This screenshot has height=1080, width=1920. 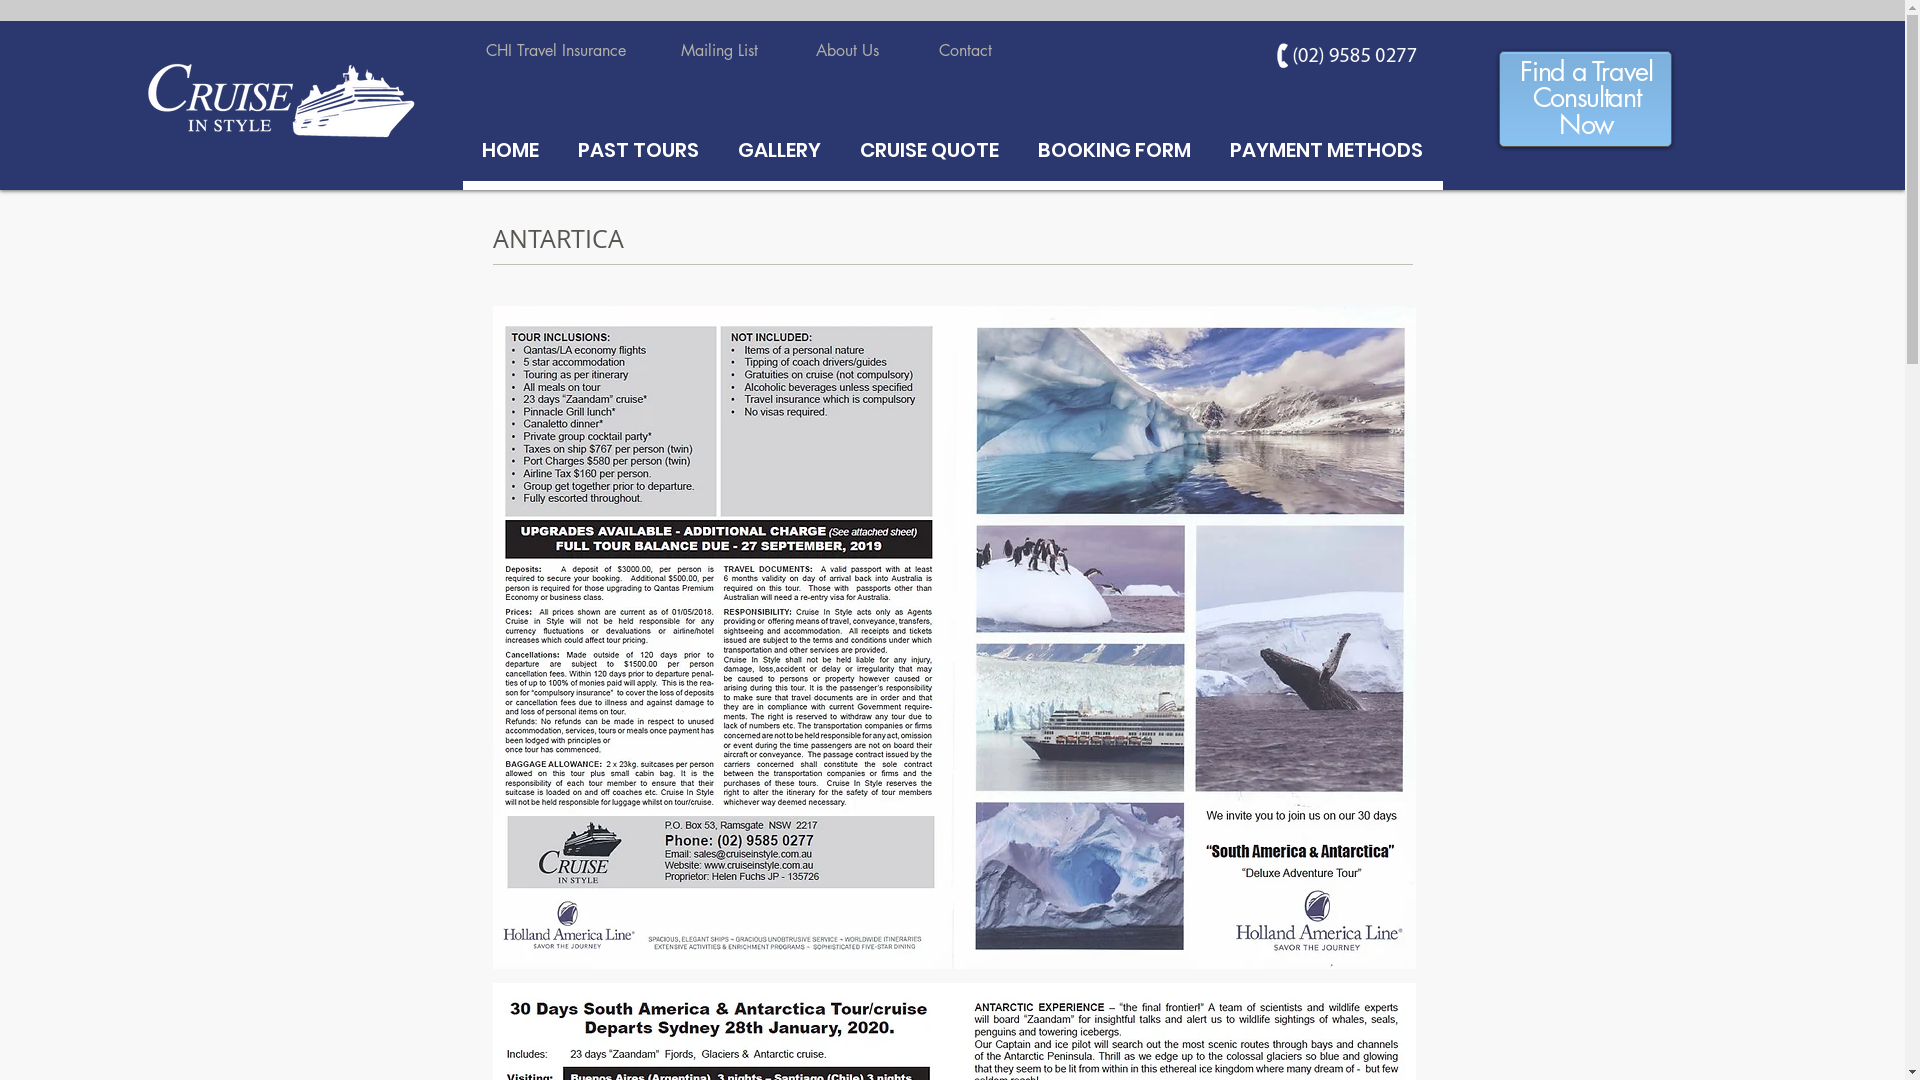 I want to click on 'PAYMENT METHODS', so click(x=1325, y=149).